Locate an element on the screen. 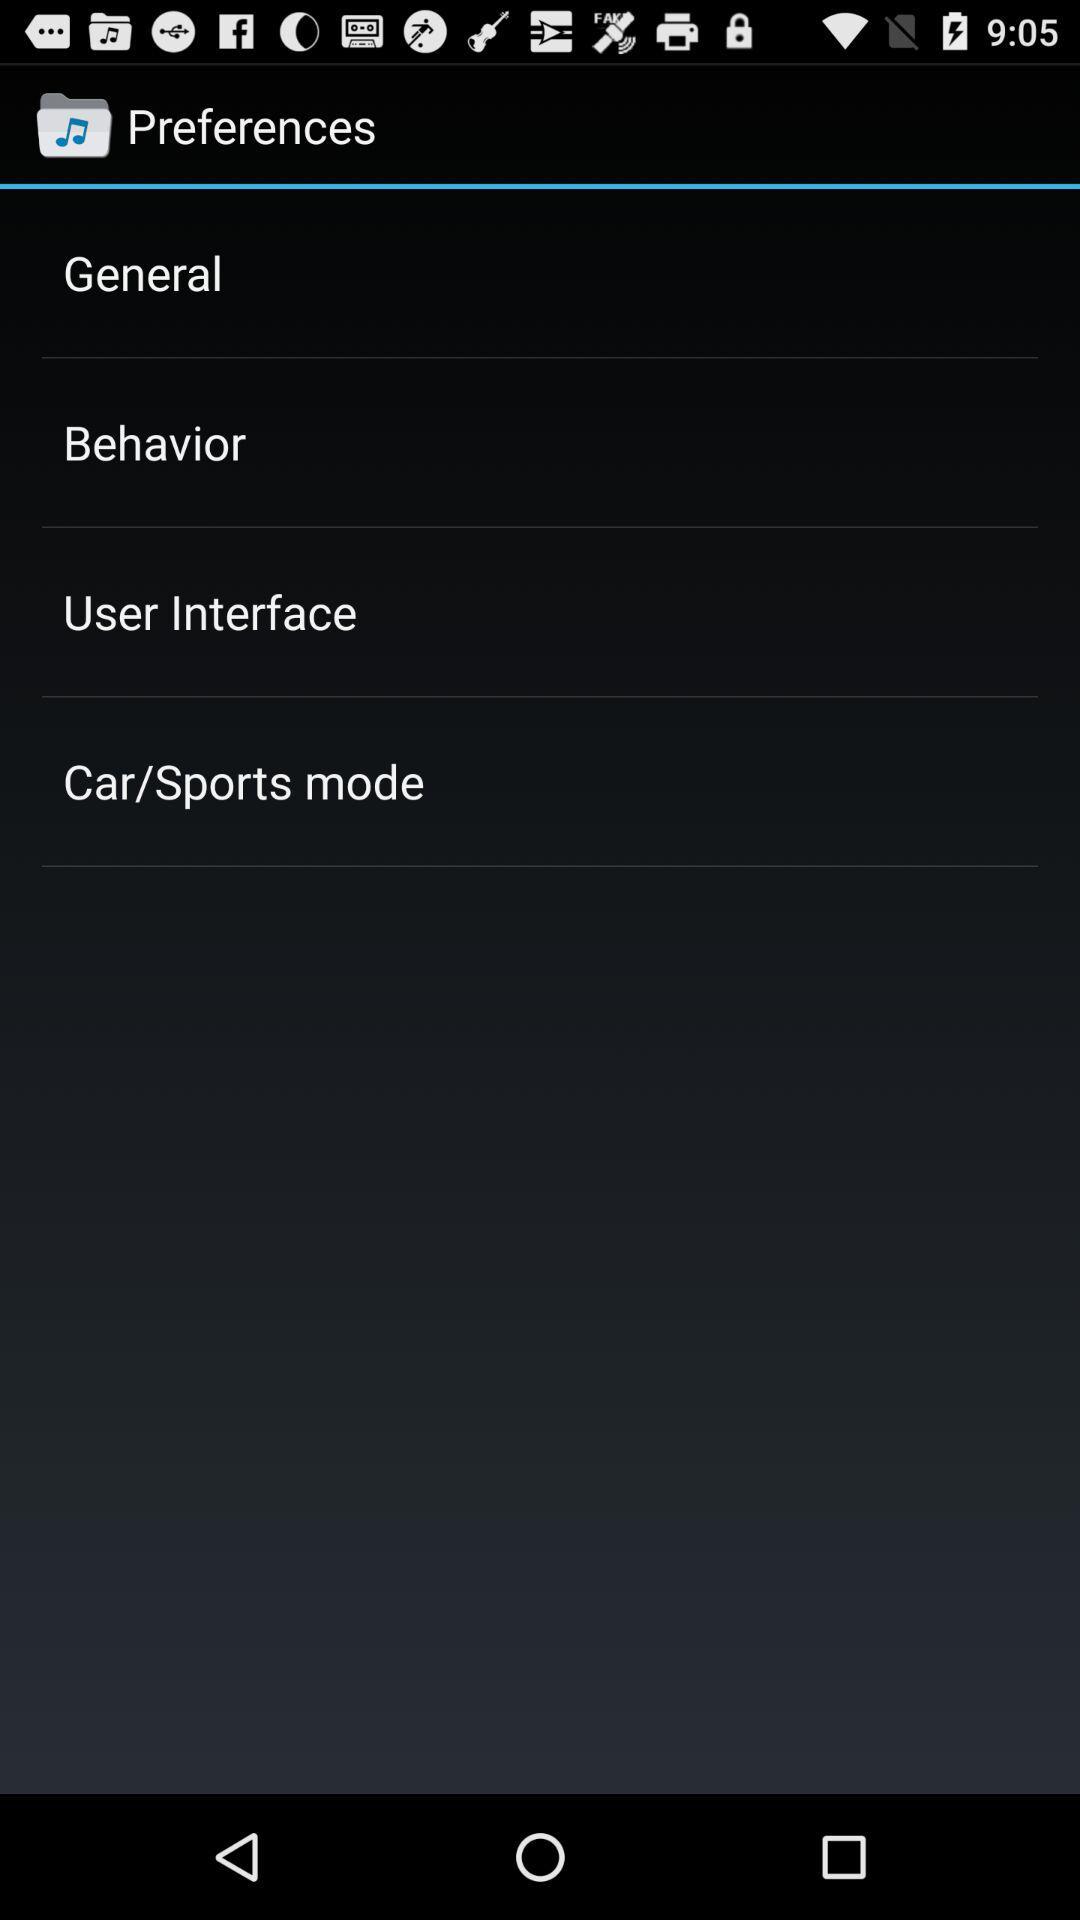  general is located at coordinates (141, 271).